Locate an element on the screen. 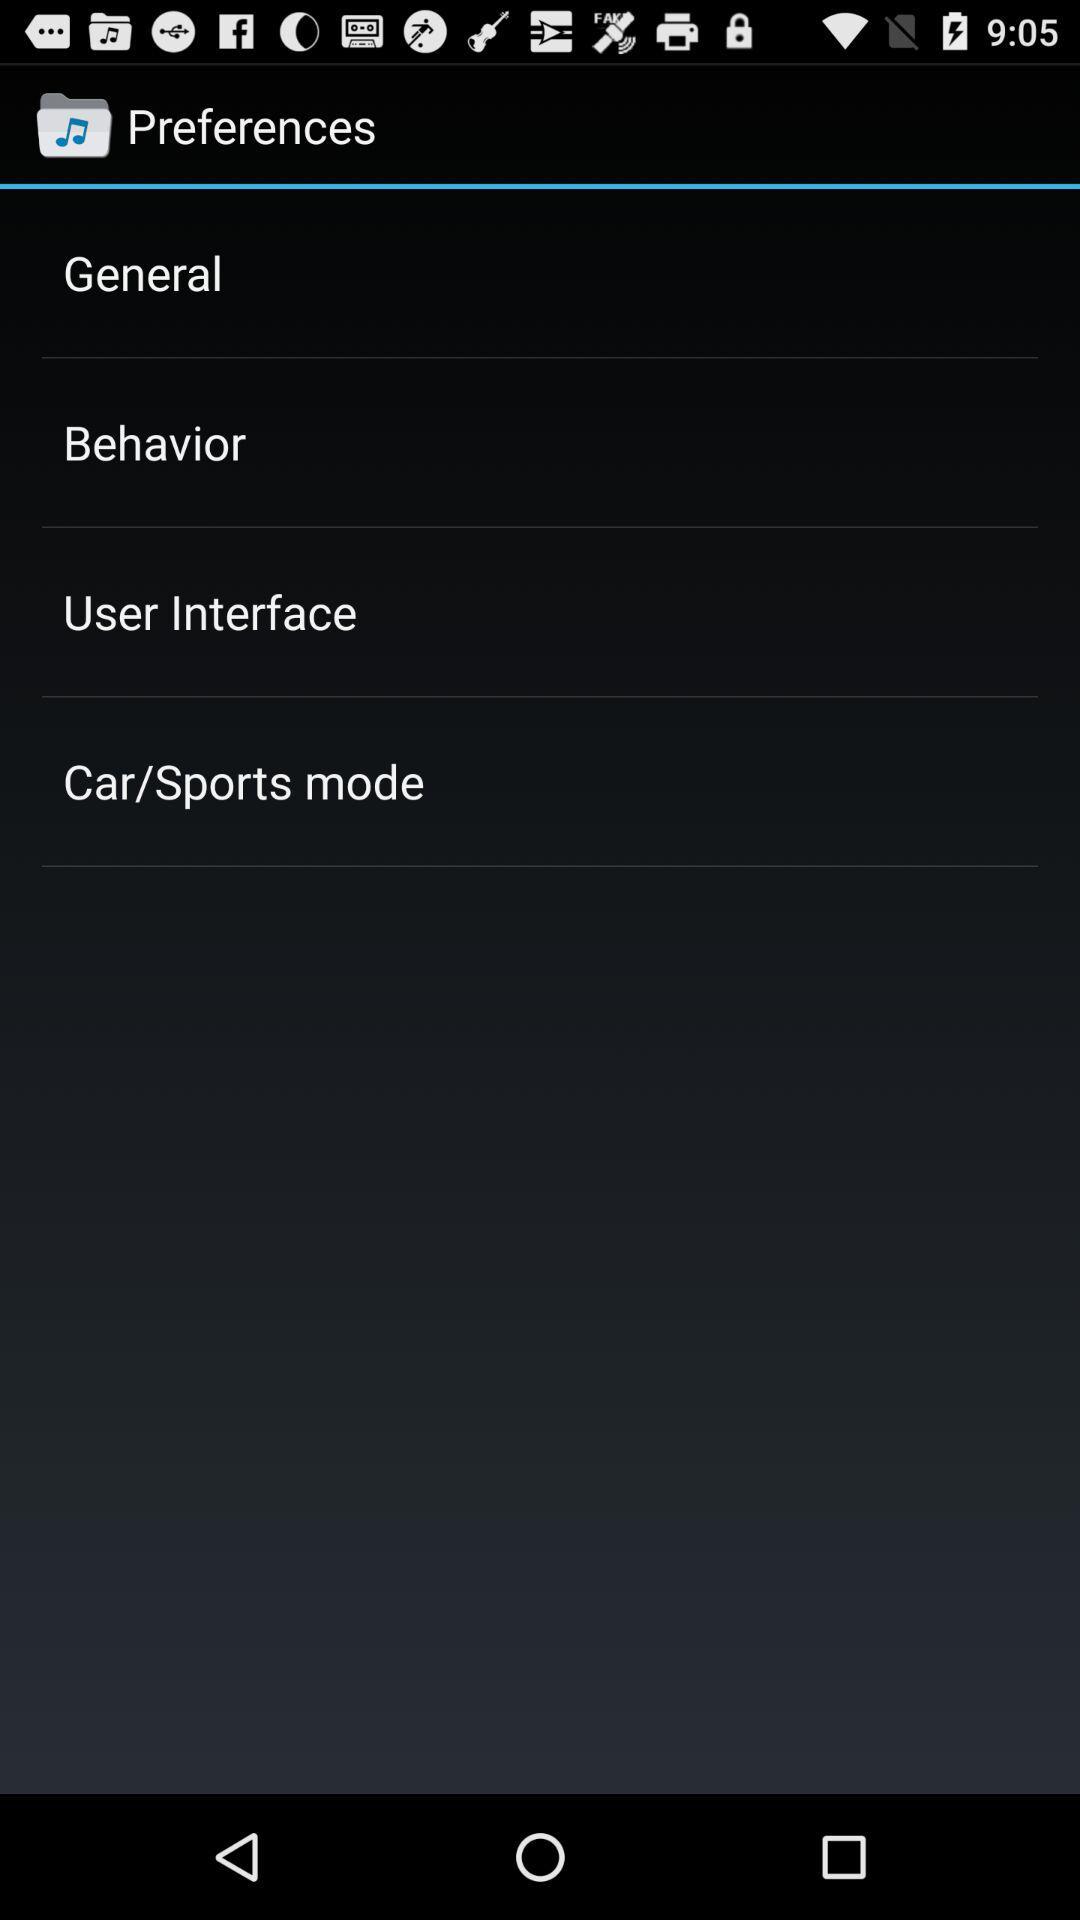  general is located at coordinates (141, 271).